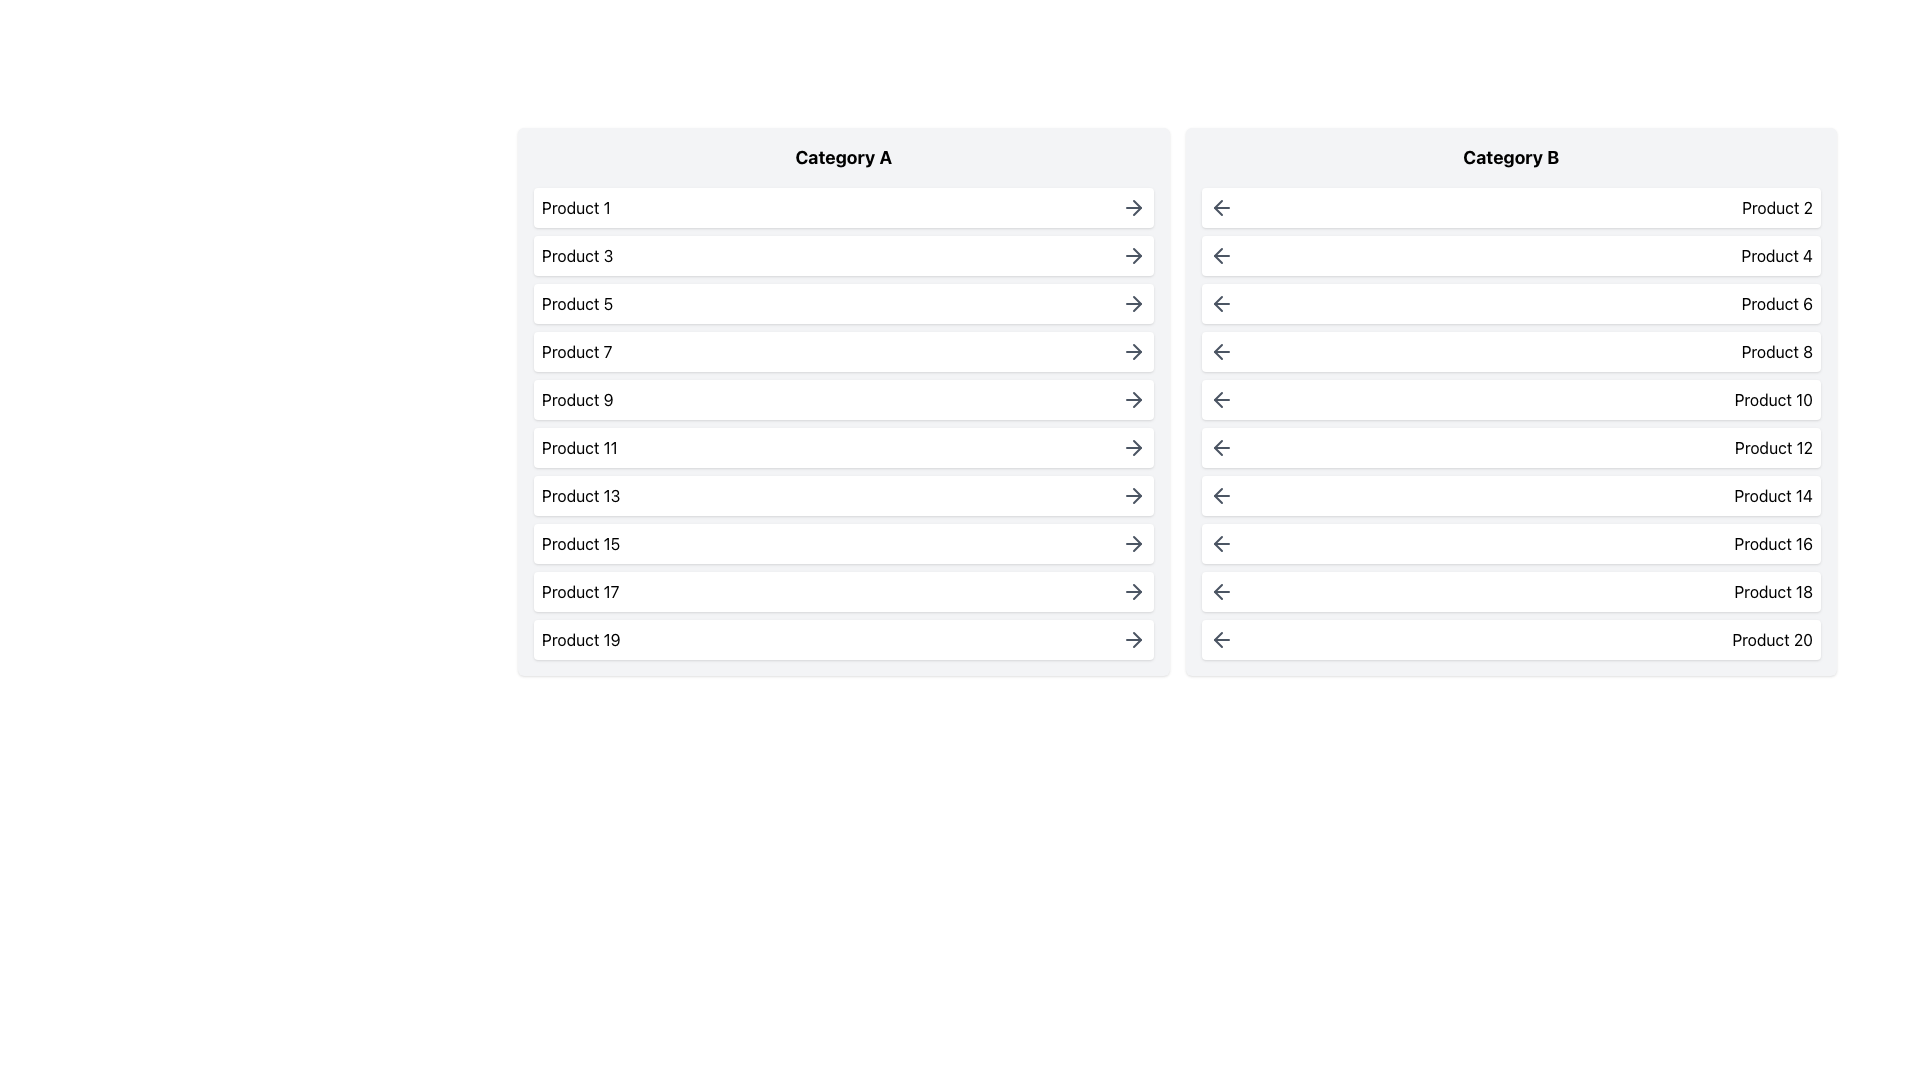 The image size is (1920, 1080). I want to click on the leftward arrow icon related to 'Product 8' in the 'Category B' section of the interface, so click(1217, 350).